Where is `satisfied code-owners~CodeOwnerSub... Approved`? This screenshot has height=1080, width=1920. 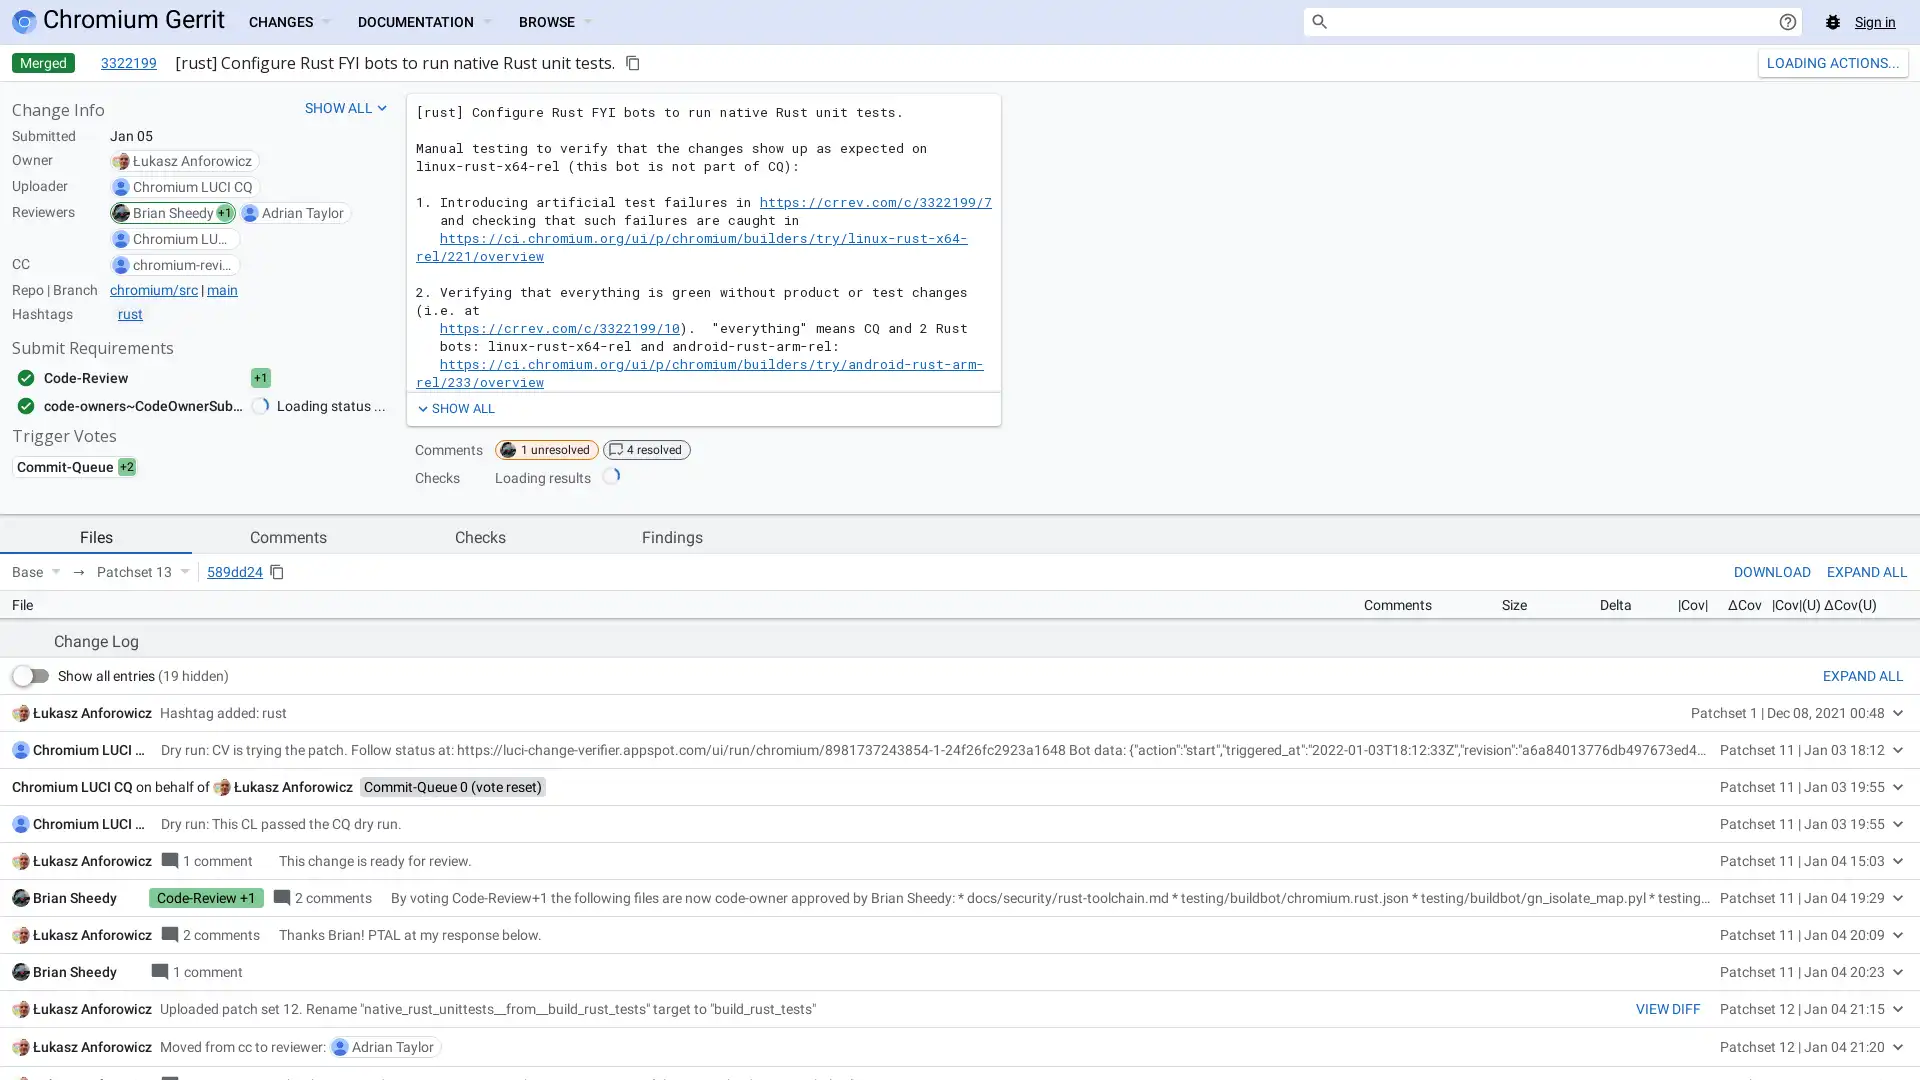 satisfied code-owners~CodeOwnerSub... Approved is located at coordinates (163, 405).